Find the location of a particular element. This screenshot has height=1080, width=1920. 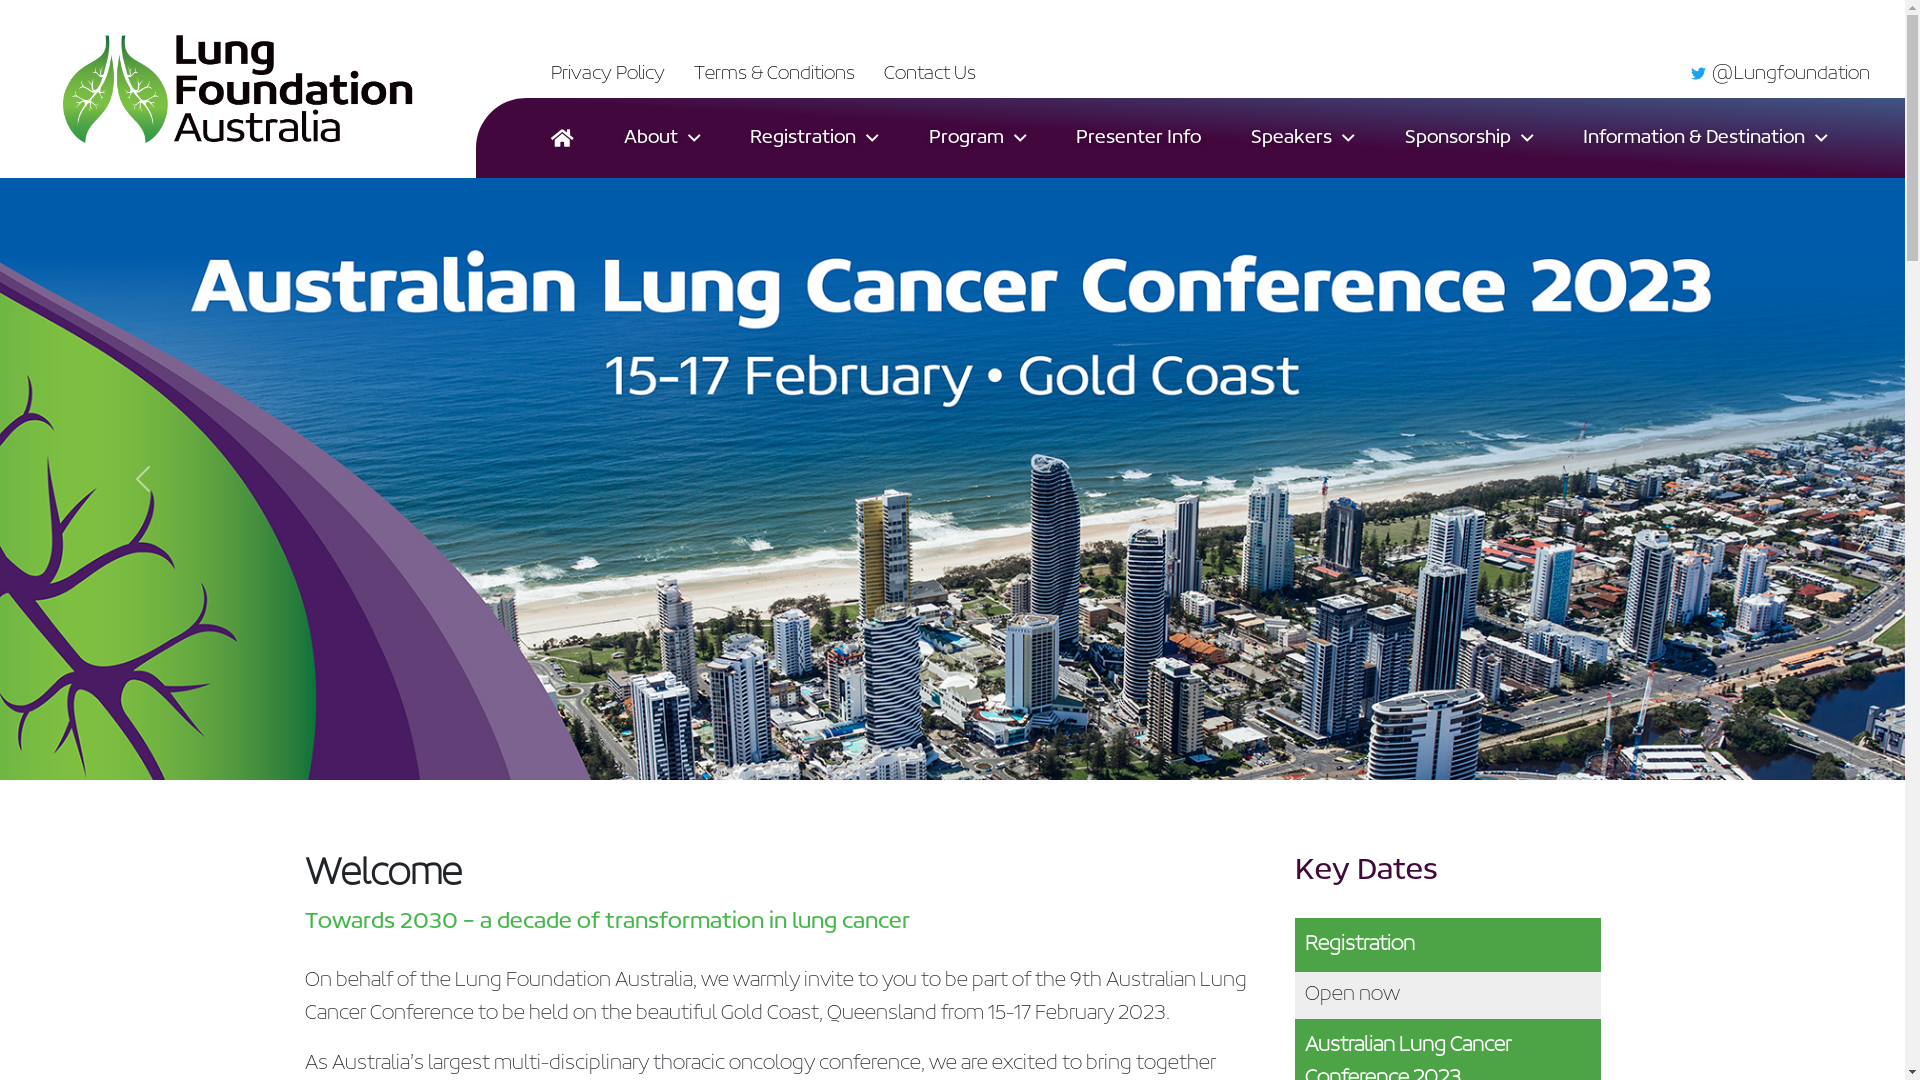

'Presenter Info' is located at coordinates (1050, 137).